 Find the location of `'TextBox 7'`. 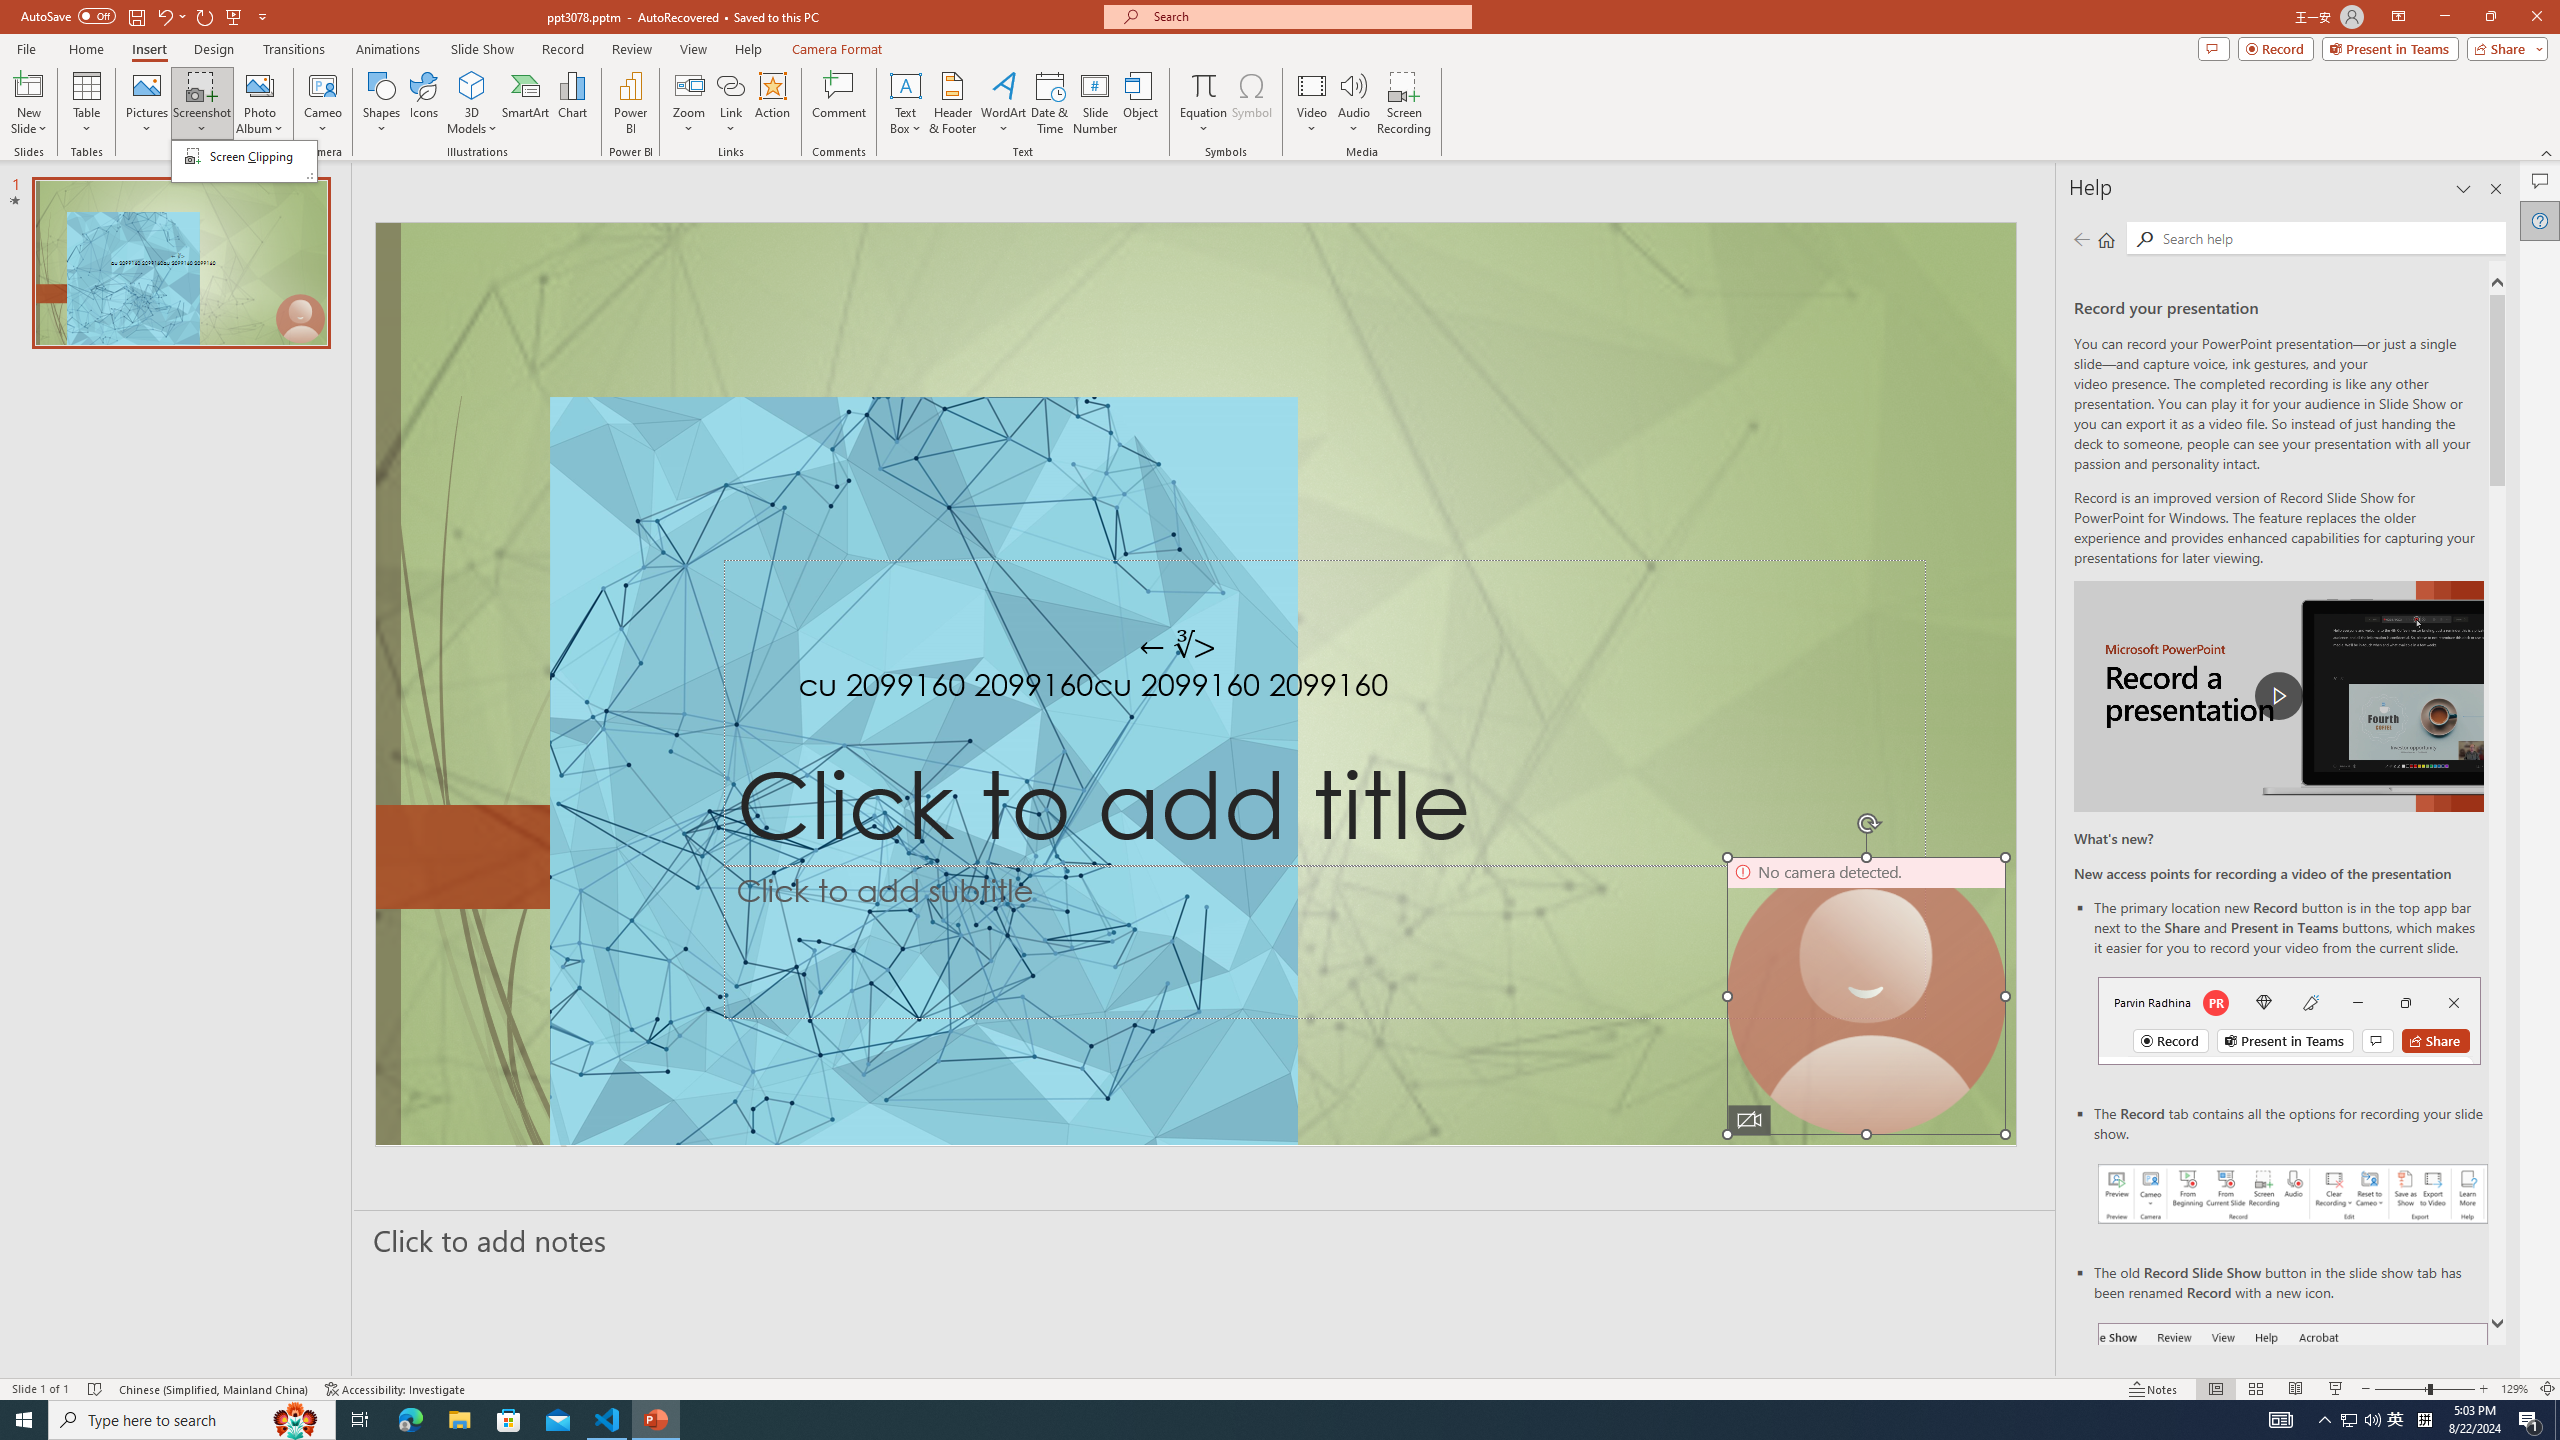

'TextBox 7' is located at coordinates (1178, 646).